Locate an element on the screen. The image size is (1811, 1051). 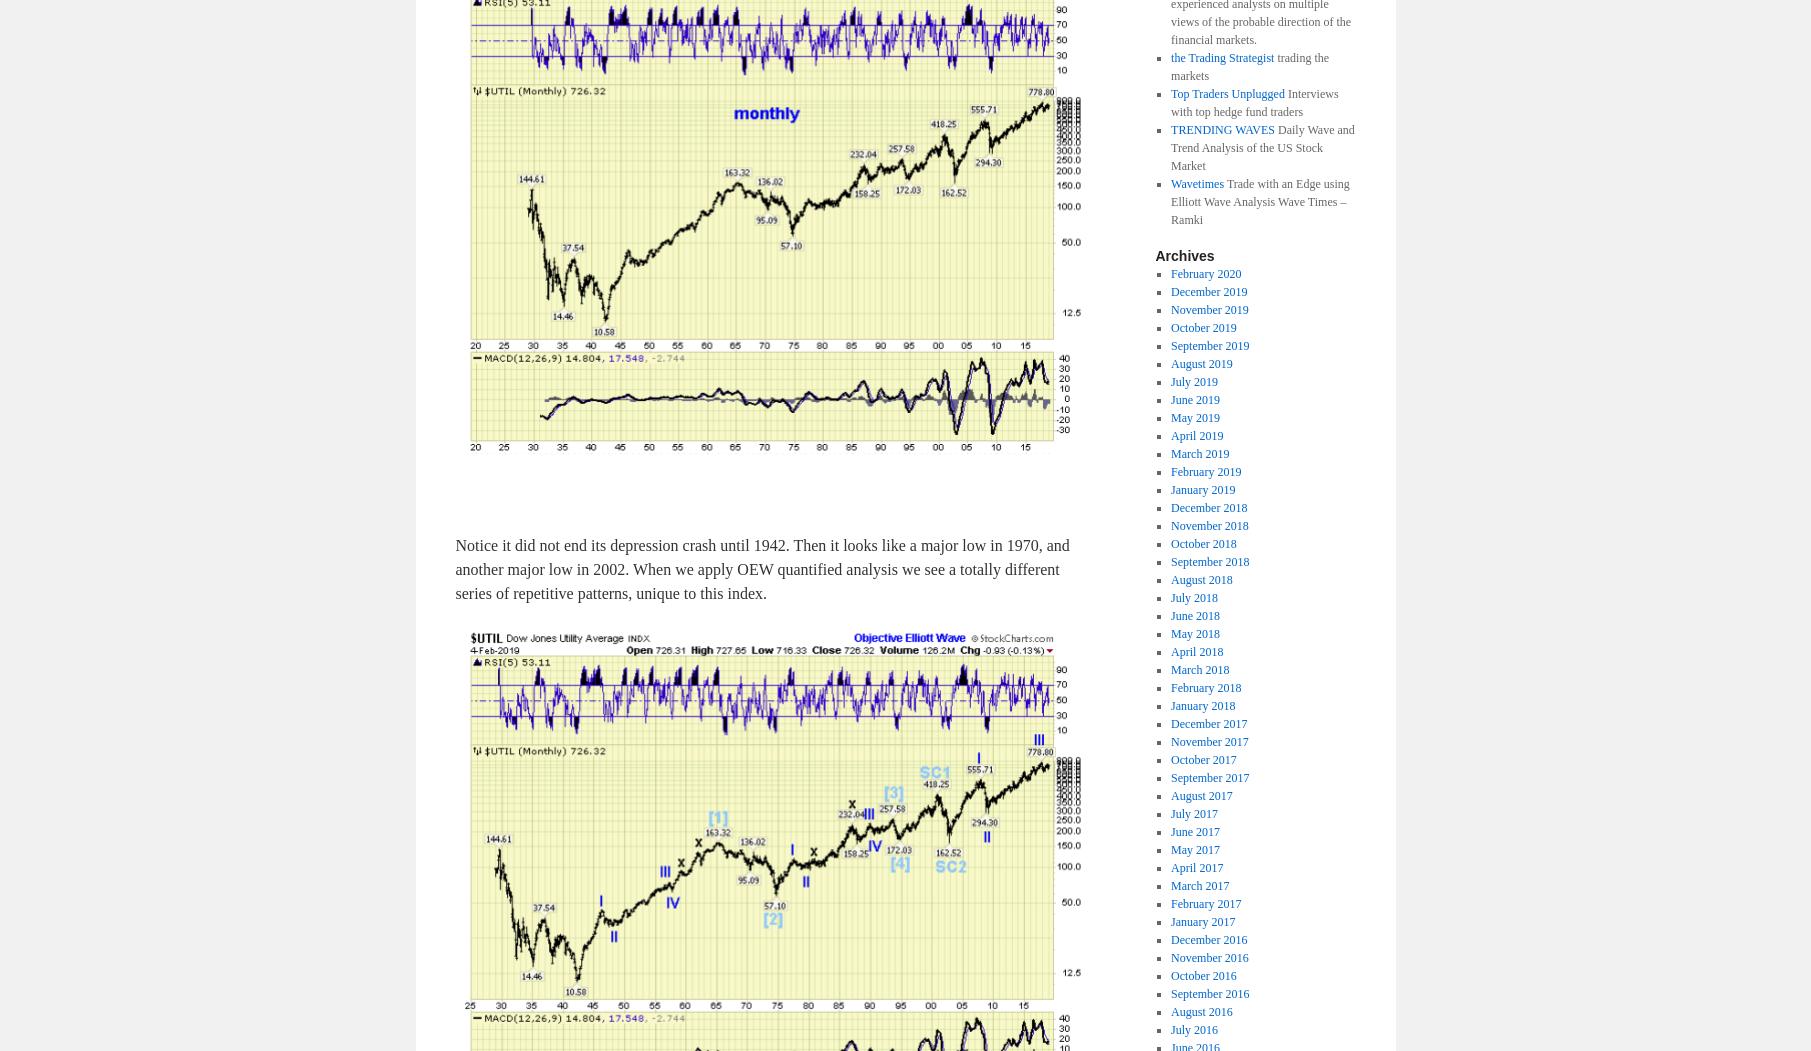
'November 2016' is located at coordinates (1209, 956).